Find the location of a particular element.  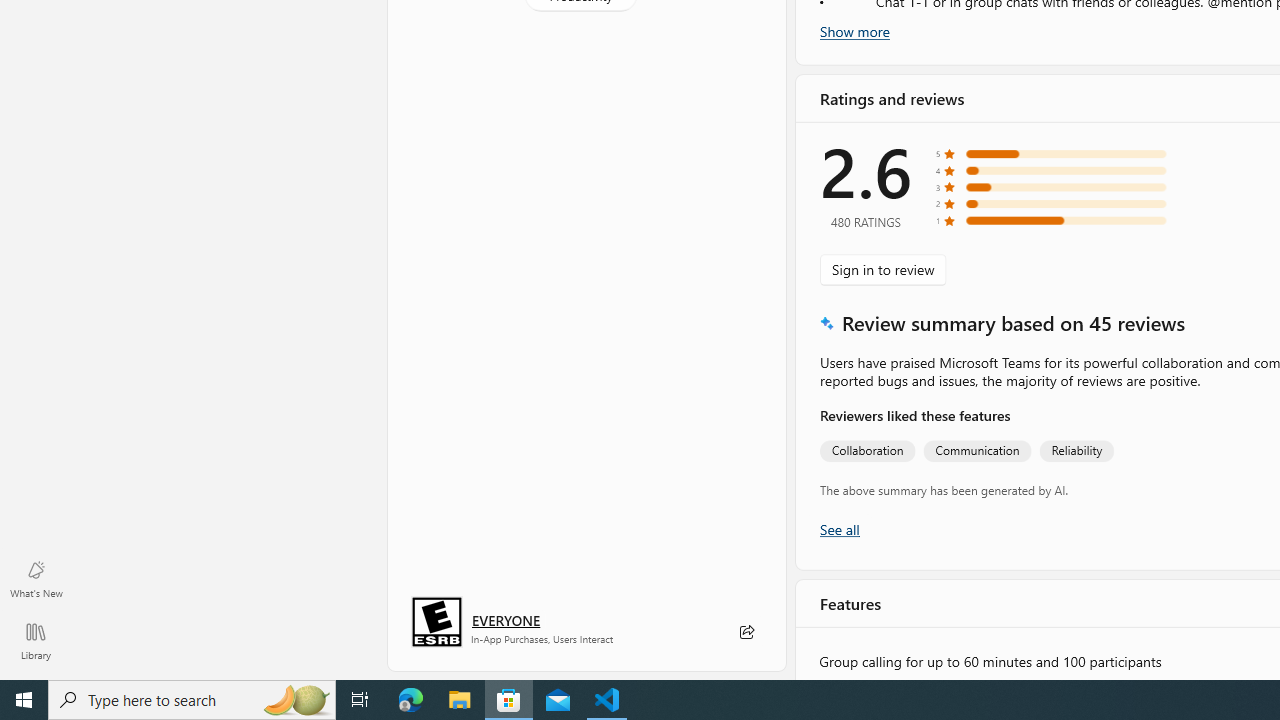

'Sign in to review' is located at coordinates (882, 268).